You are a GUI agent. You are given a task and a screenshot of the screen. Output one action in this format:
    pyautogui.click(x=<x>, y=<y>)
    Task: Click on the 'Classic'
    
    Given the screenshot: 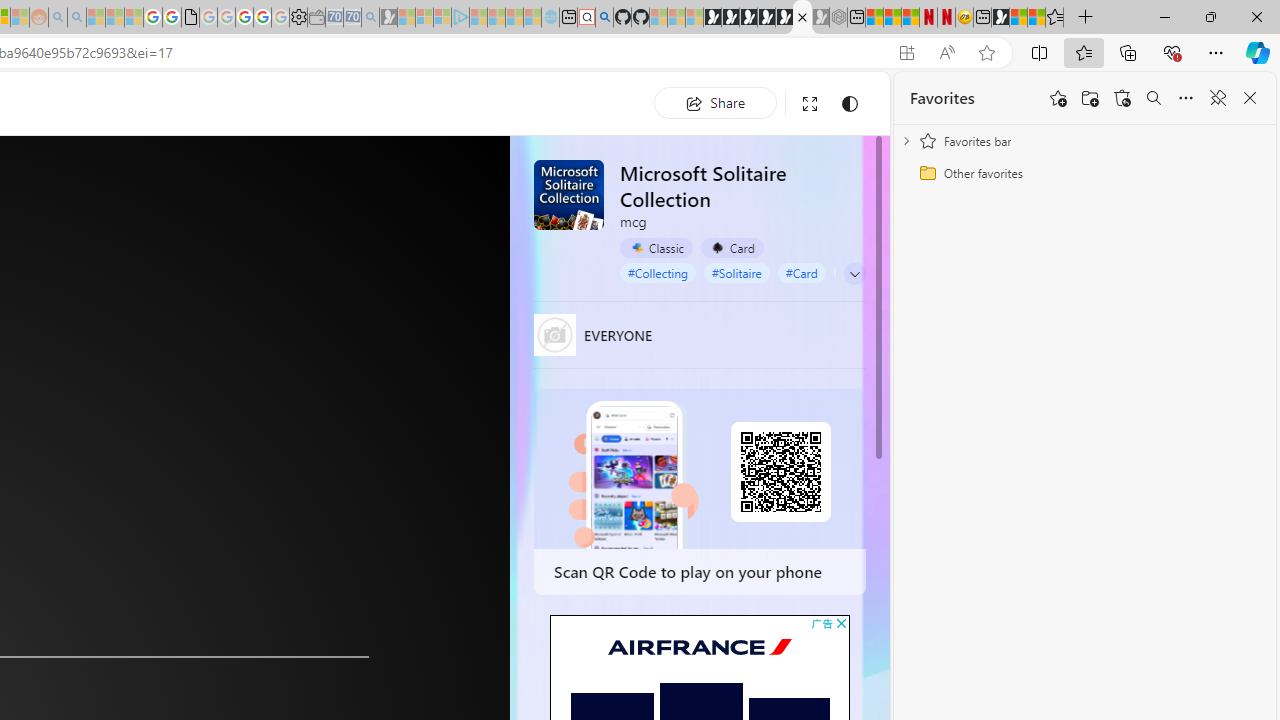 What is the action you would take?
    pyautogui.click(x=656, y=247)
    